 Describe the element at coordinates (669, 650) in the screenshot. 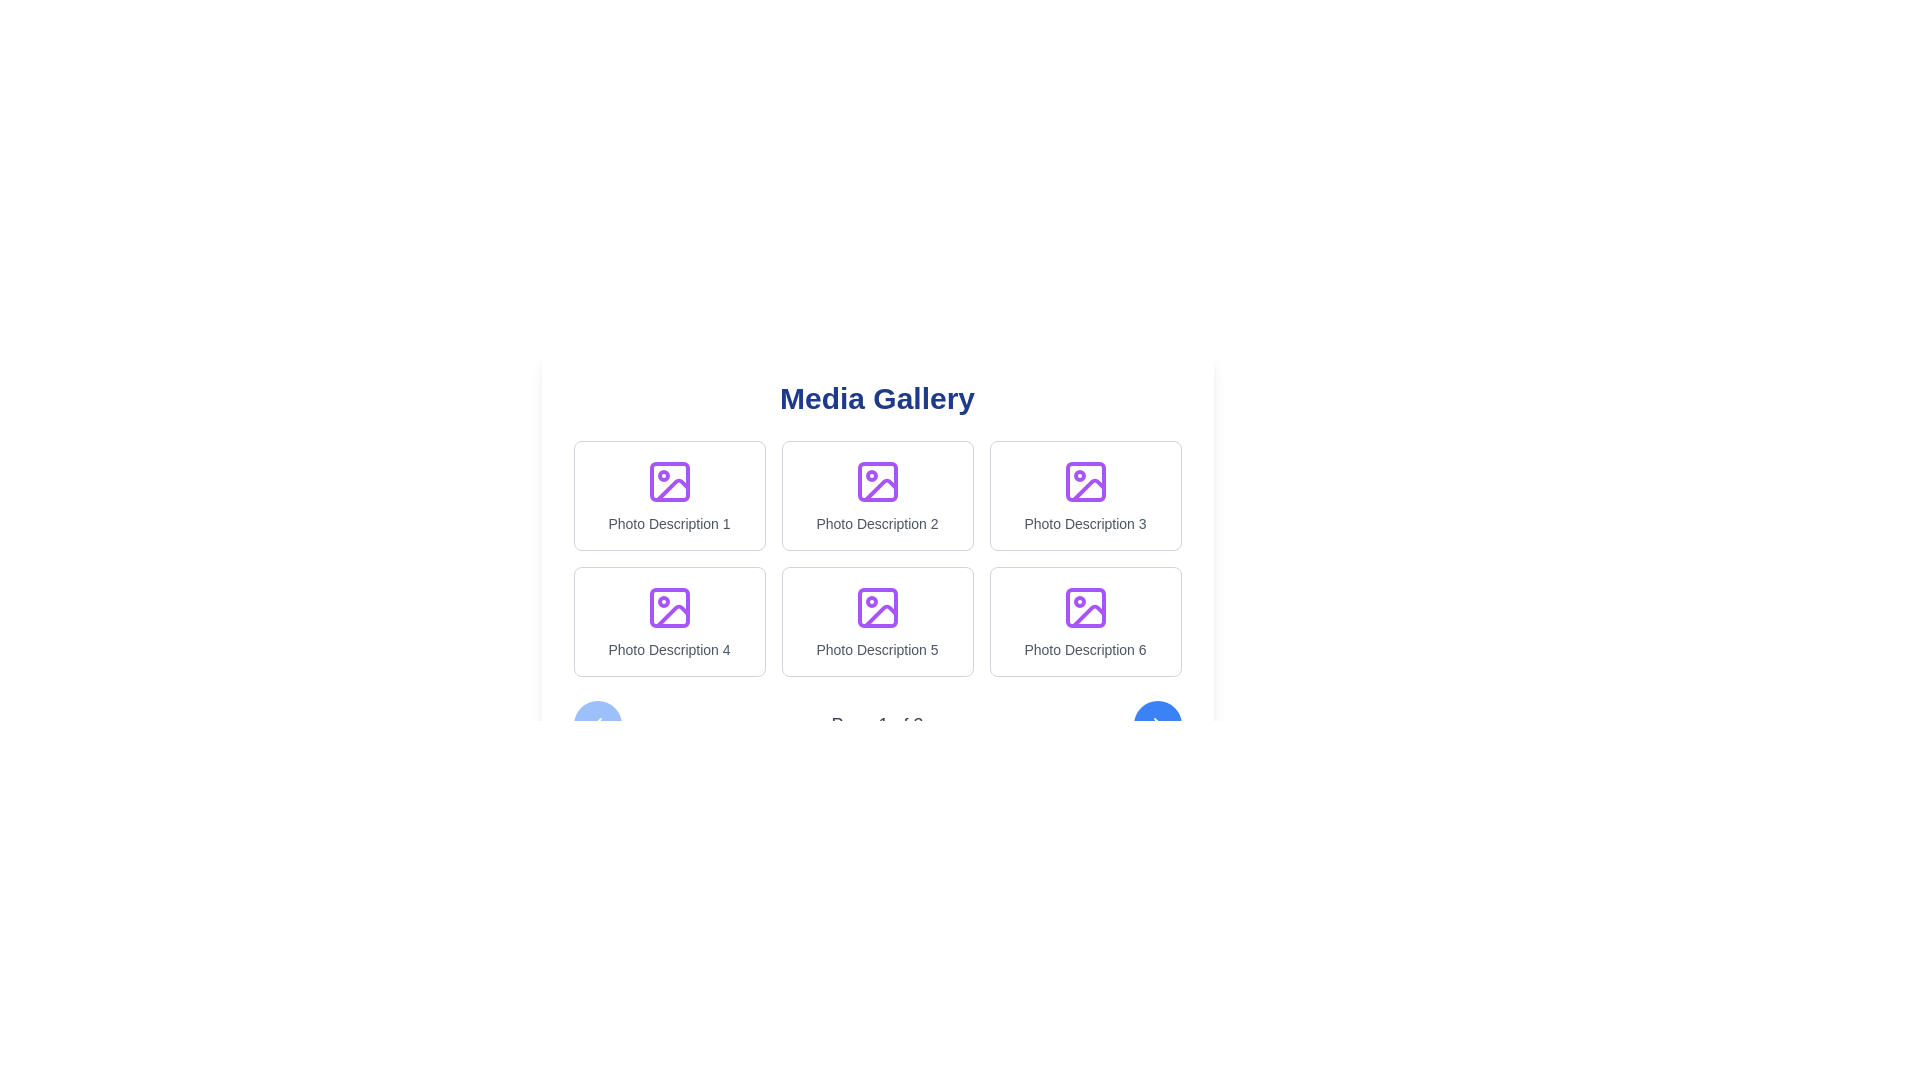

I see `the static text label located in the fourth tile of a grid of image descriptions, positioned below a purple image icon` at that location.